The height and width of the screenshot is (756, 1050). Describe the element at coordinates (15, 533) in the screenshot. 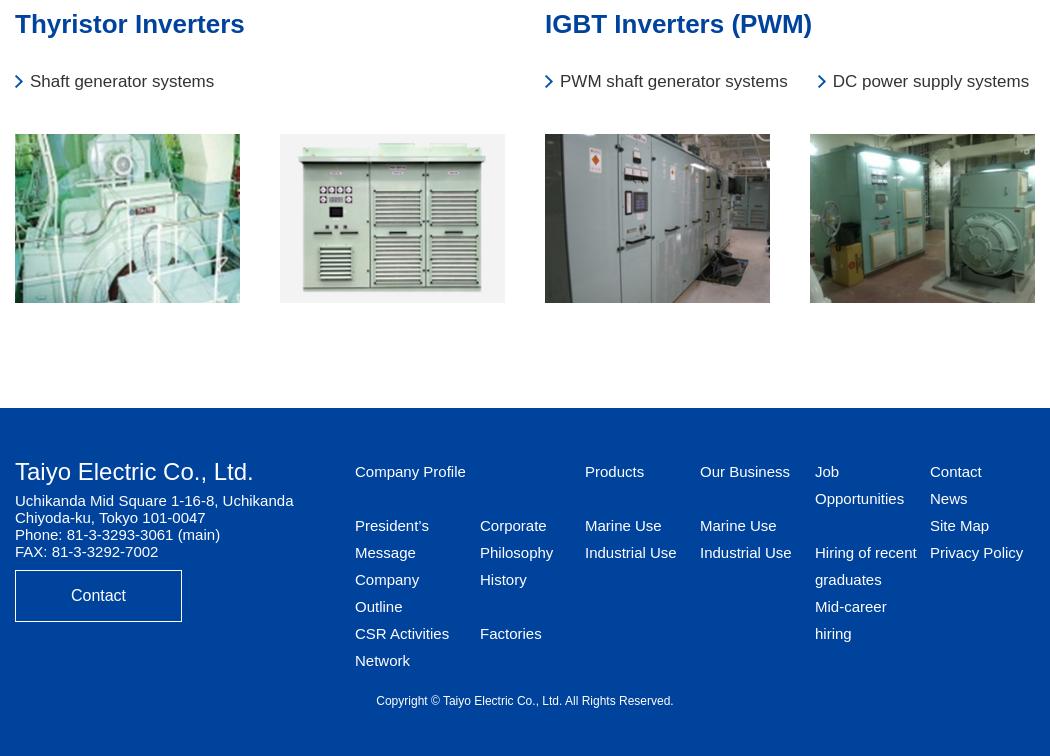

I see `'Phone: 81-3-3293-3061 (main)'` at that location.